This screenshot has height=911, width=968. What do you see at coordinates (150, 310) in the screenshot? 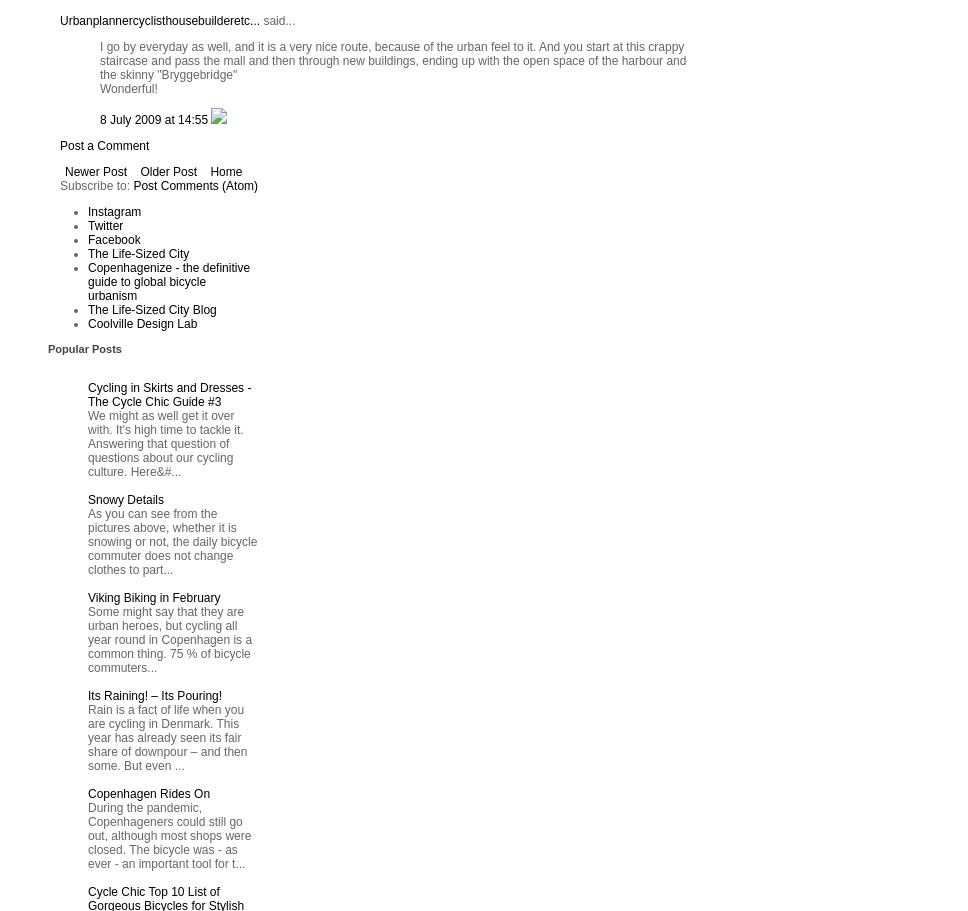
I see `'The Life-Sized City Blog'` at bounding box center [150, 310].